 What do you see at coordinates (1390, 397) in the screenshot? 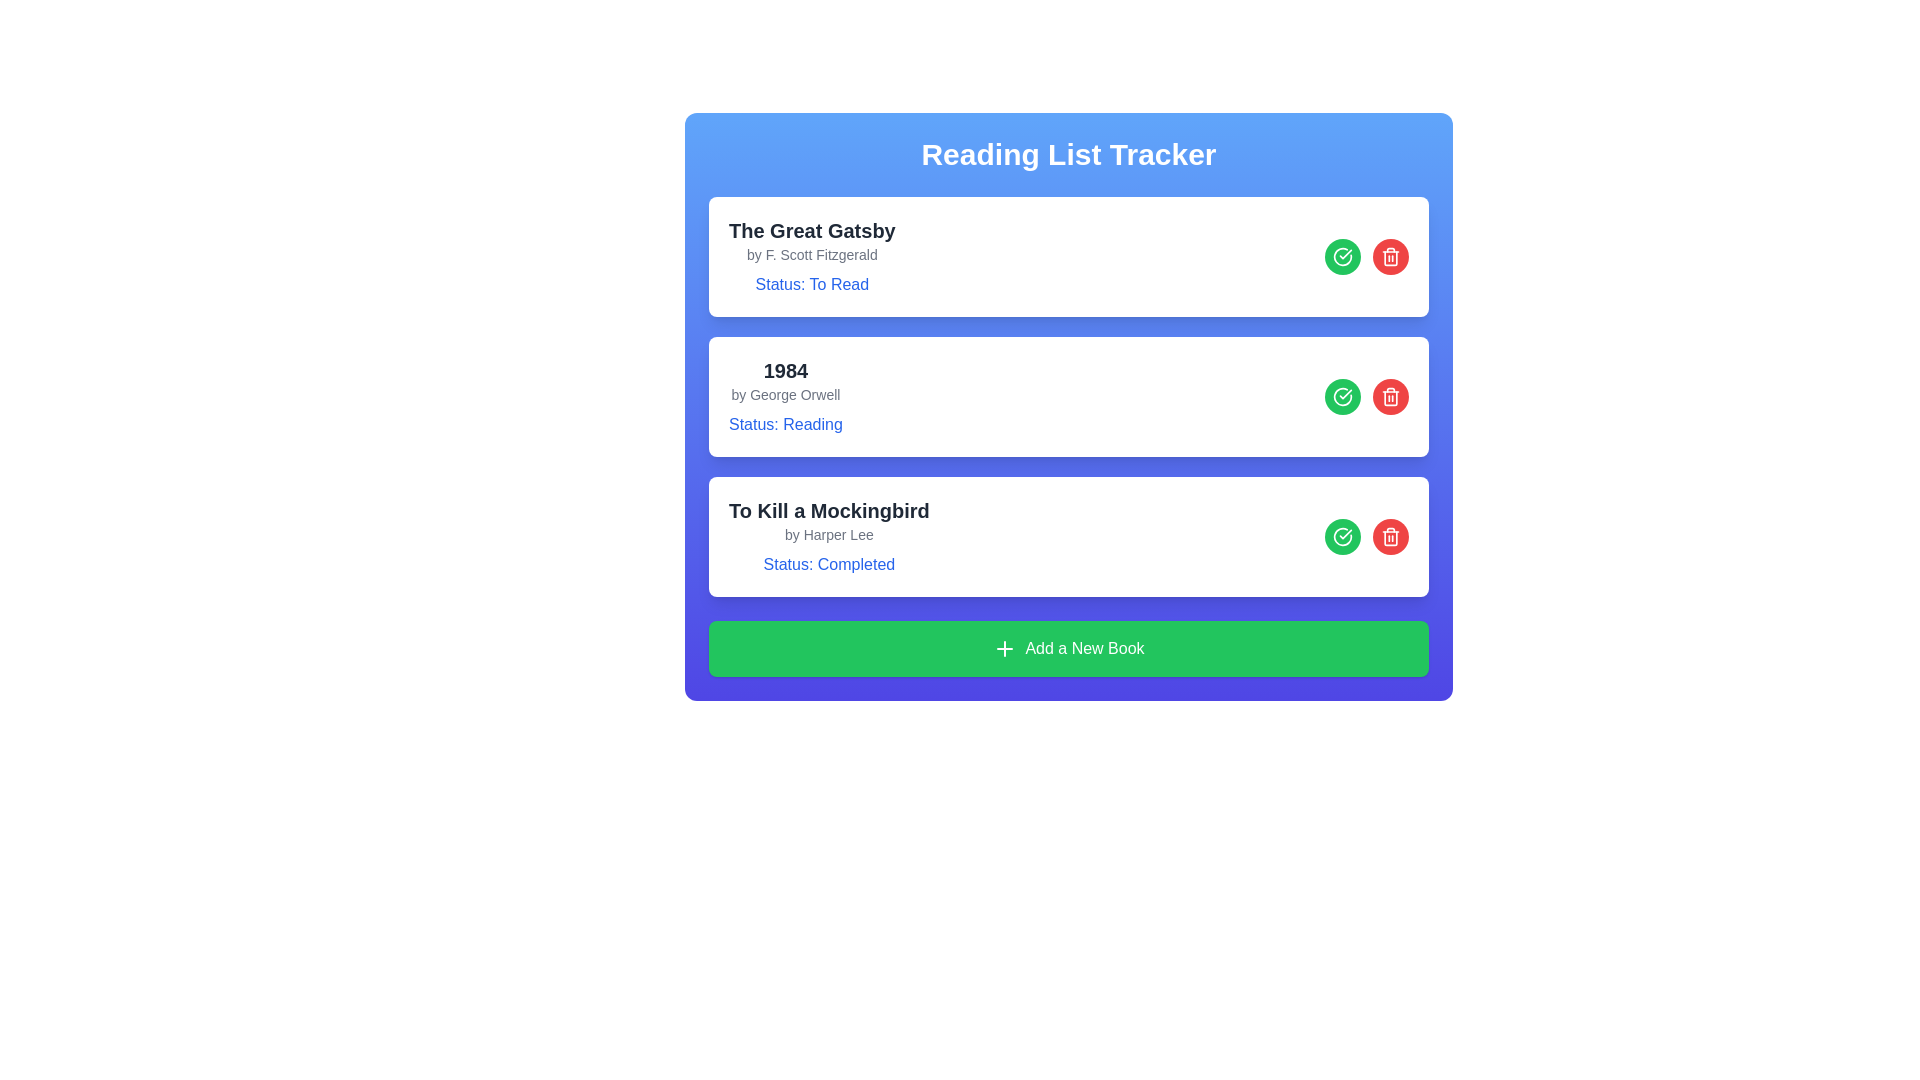
I see `the second circular icon button for the book entry '1984' to observe its hover effects` at bounding box center [1390, 397].